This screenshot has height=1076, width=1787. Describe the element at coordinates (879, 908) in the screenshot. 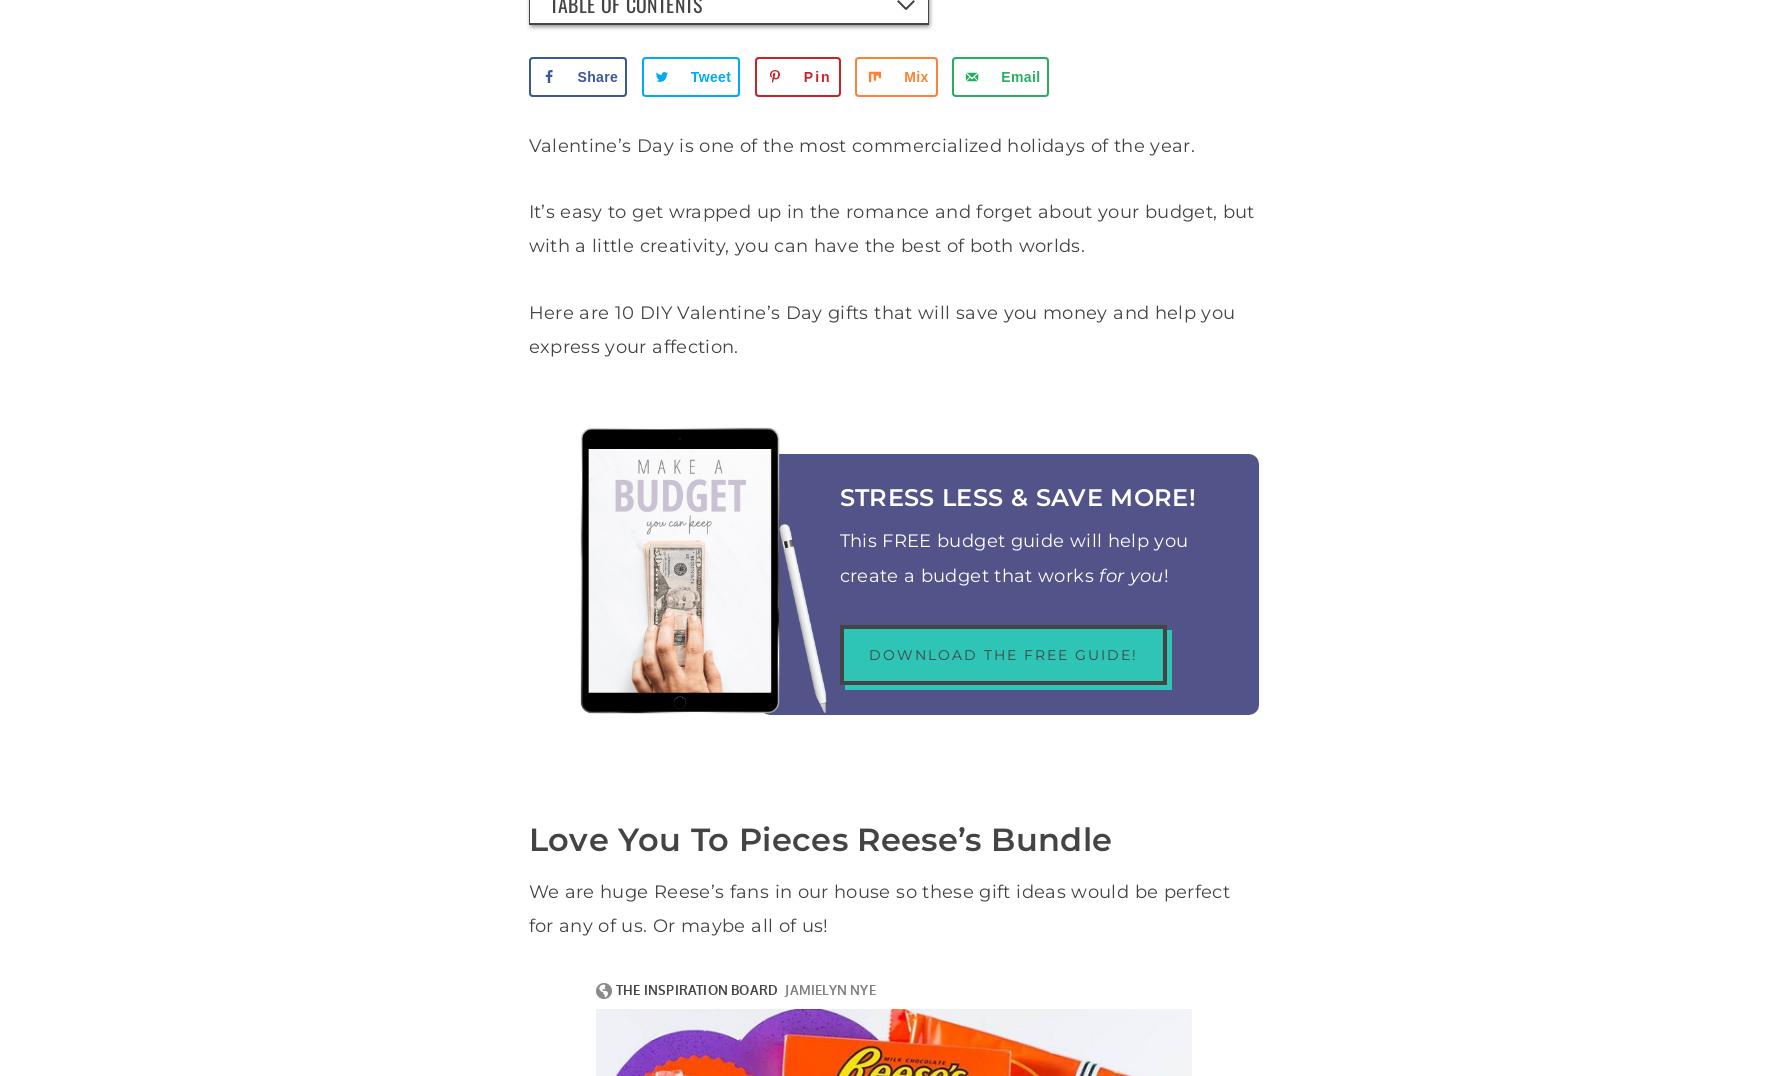

I see `'We are huge Reese’s fans in our house so these gift ideas would be perfect for any of us. Or maybe all of us!'` at that location.